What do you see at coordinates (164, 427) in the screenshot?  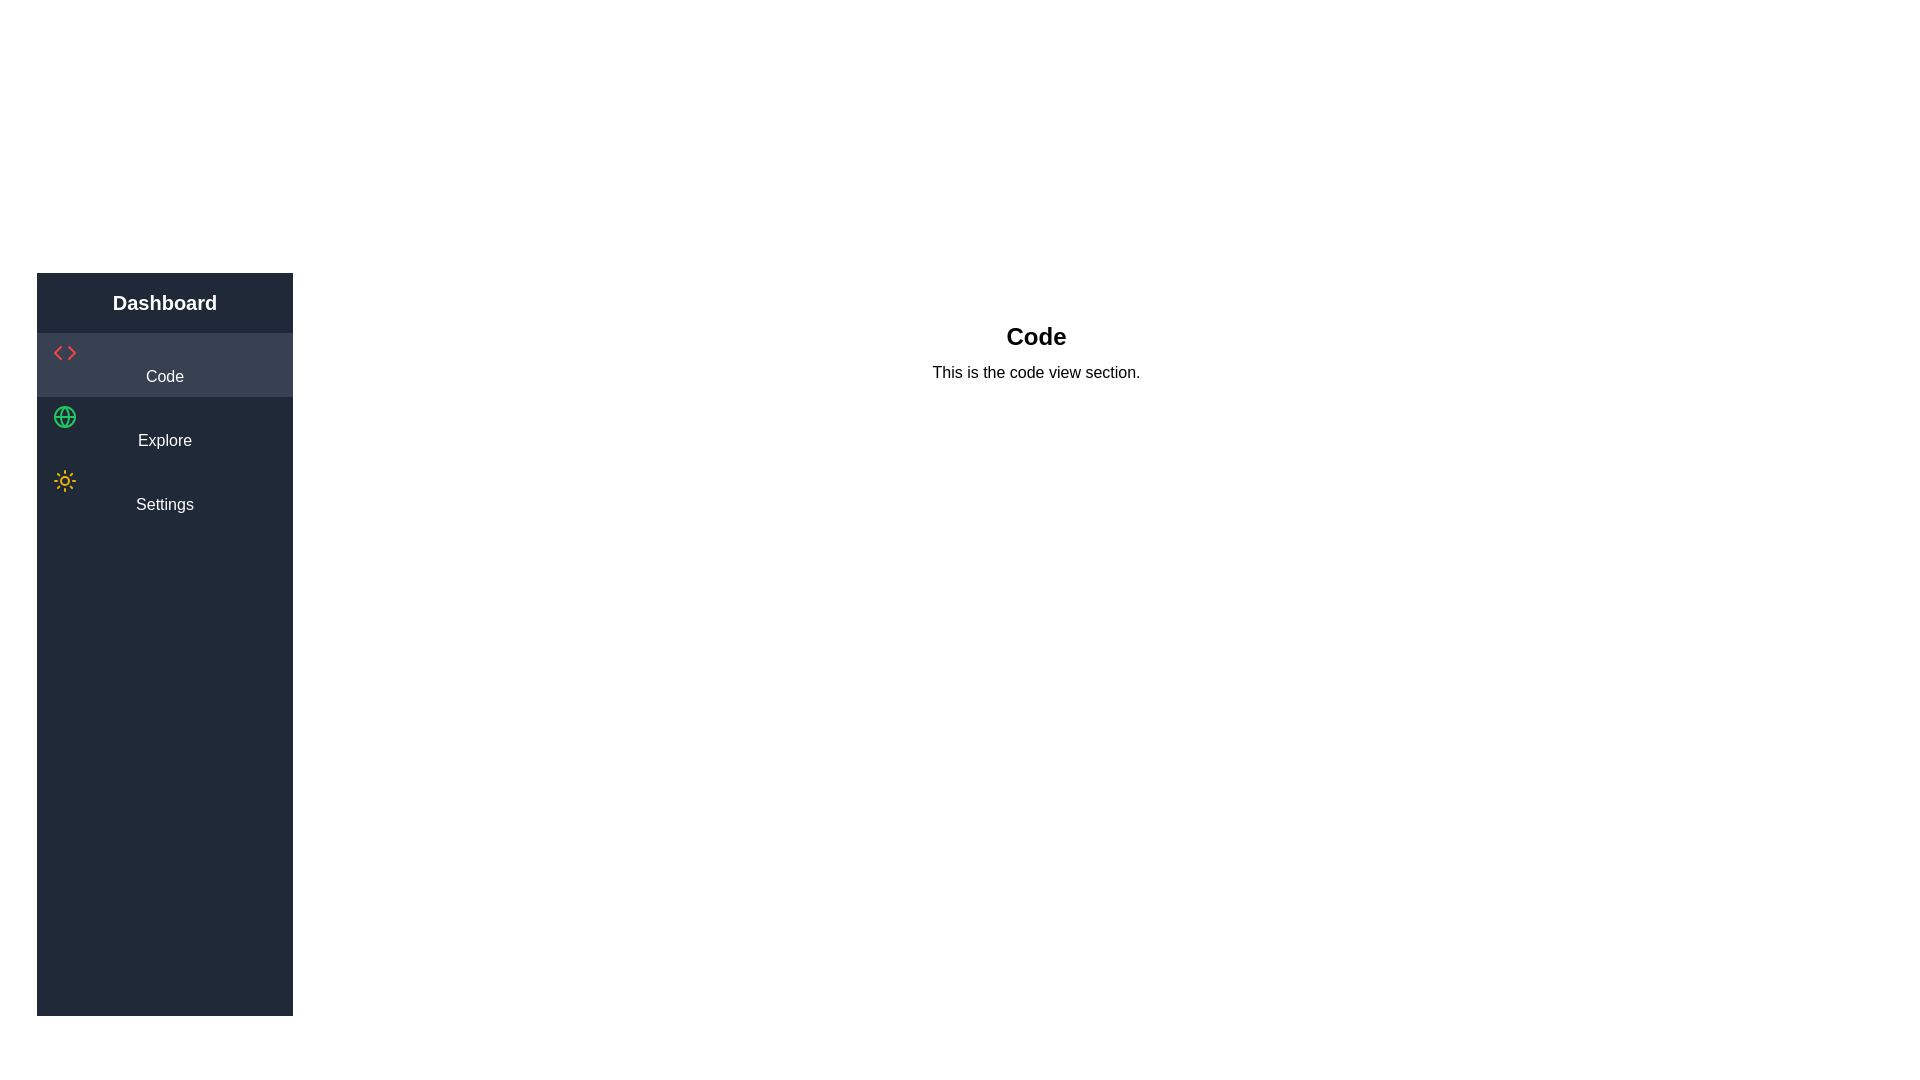 I see `the sidebar item labeled 'Explore' to highlight it` at bounding box center [164, 427].